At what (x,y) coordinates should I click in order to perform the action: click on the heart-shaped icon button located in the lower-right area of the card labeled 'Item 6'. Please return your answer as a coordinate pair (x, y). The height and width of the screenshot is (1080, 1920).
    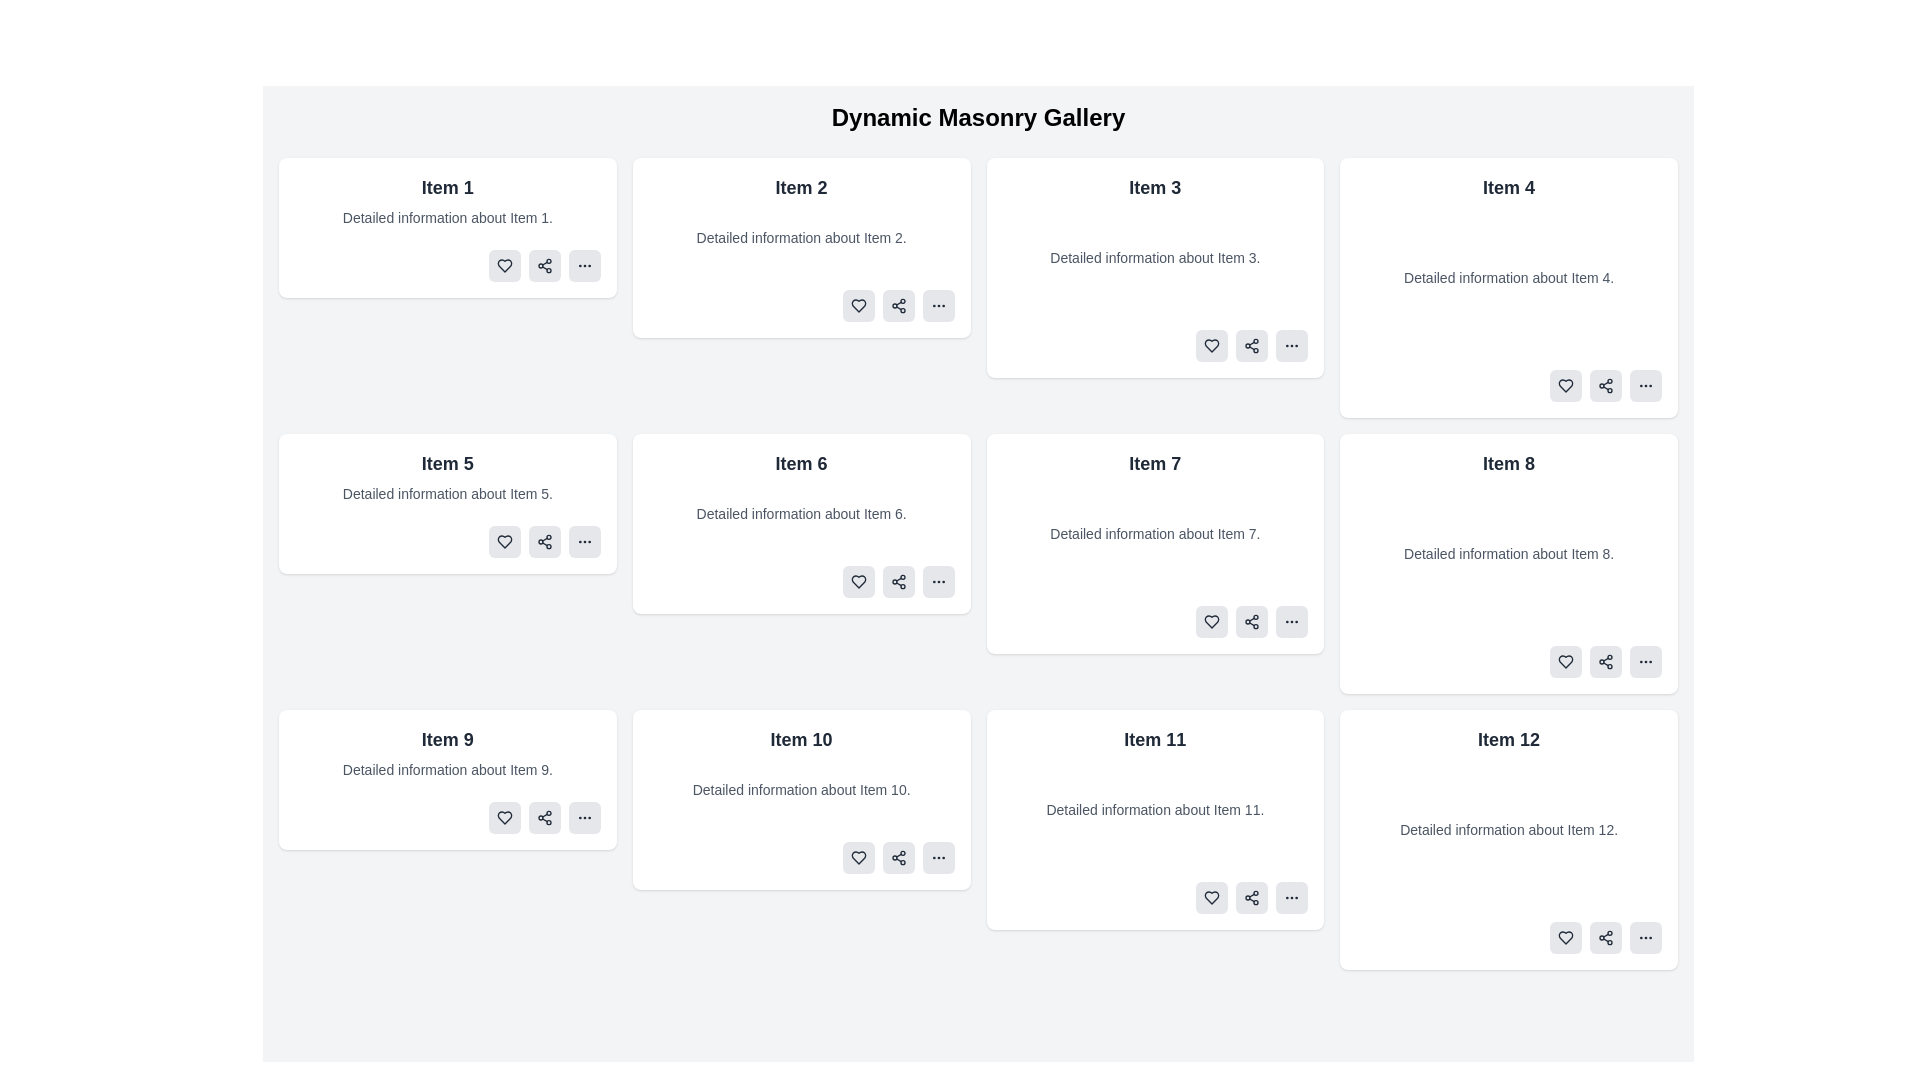
    Looking at the image, I should click on (858, 582).